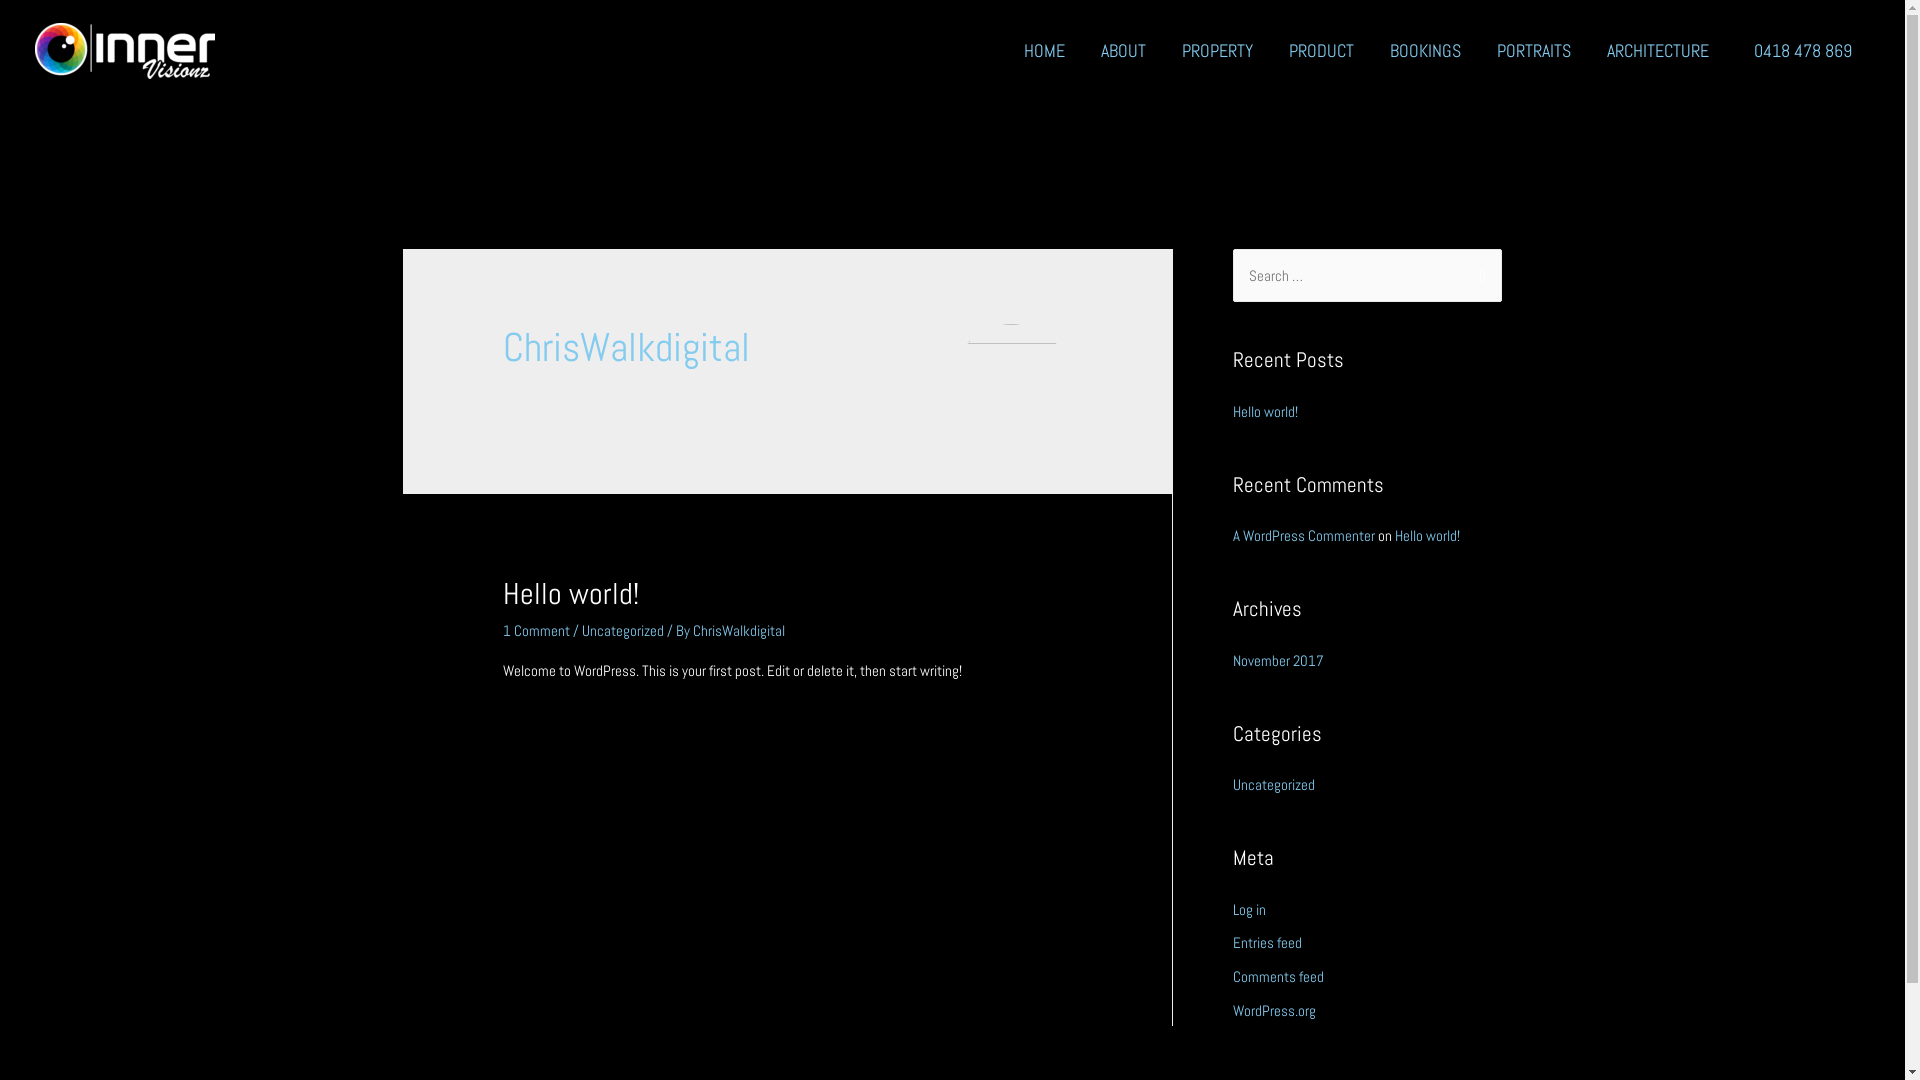 This screenshot has height=1080, width=1920. Describe the element at coordinates (1478, 276) in the screenshot. I see `'Search'` at that location.